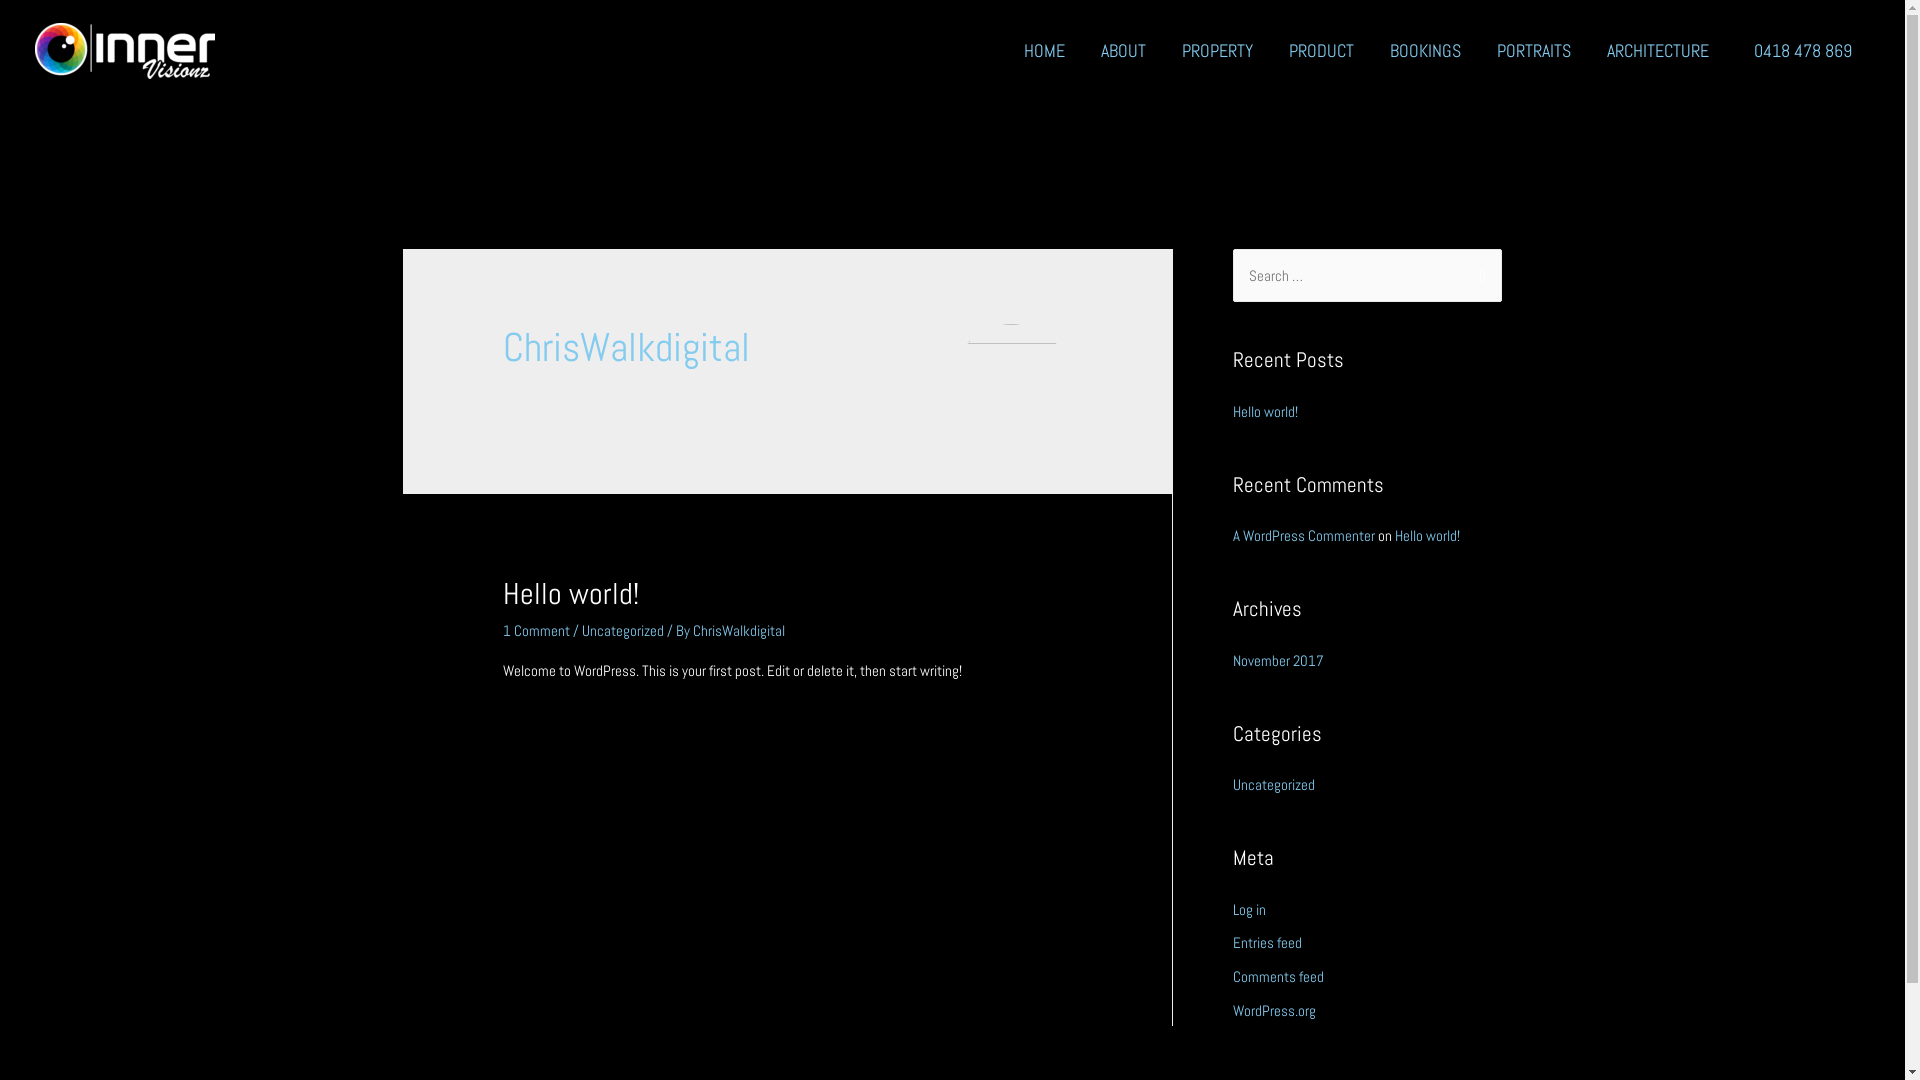 This screenshot has height=1080, width=1920. Describe the element at coordinates (1478, 276) in the screenshot. I see `'Search'` at that location.